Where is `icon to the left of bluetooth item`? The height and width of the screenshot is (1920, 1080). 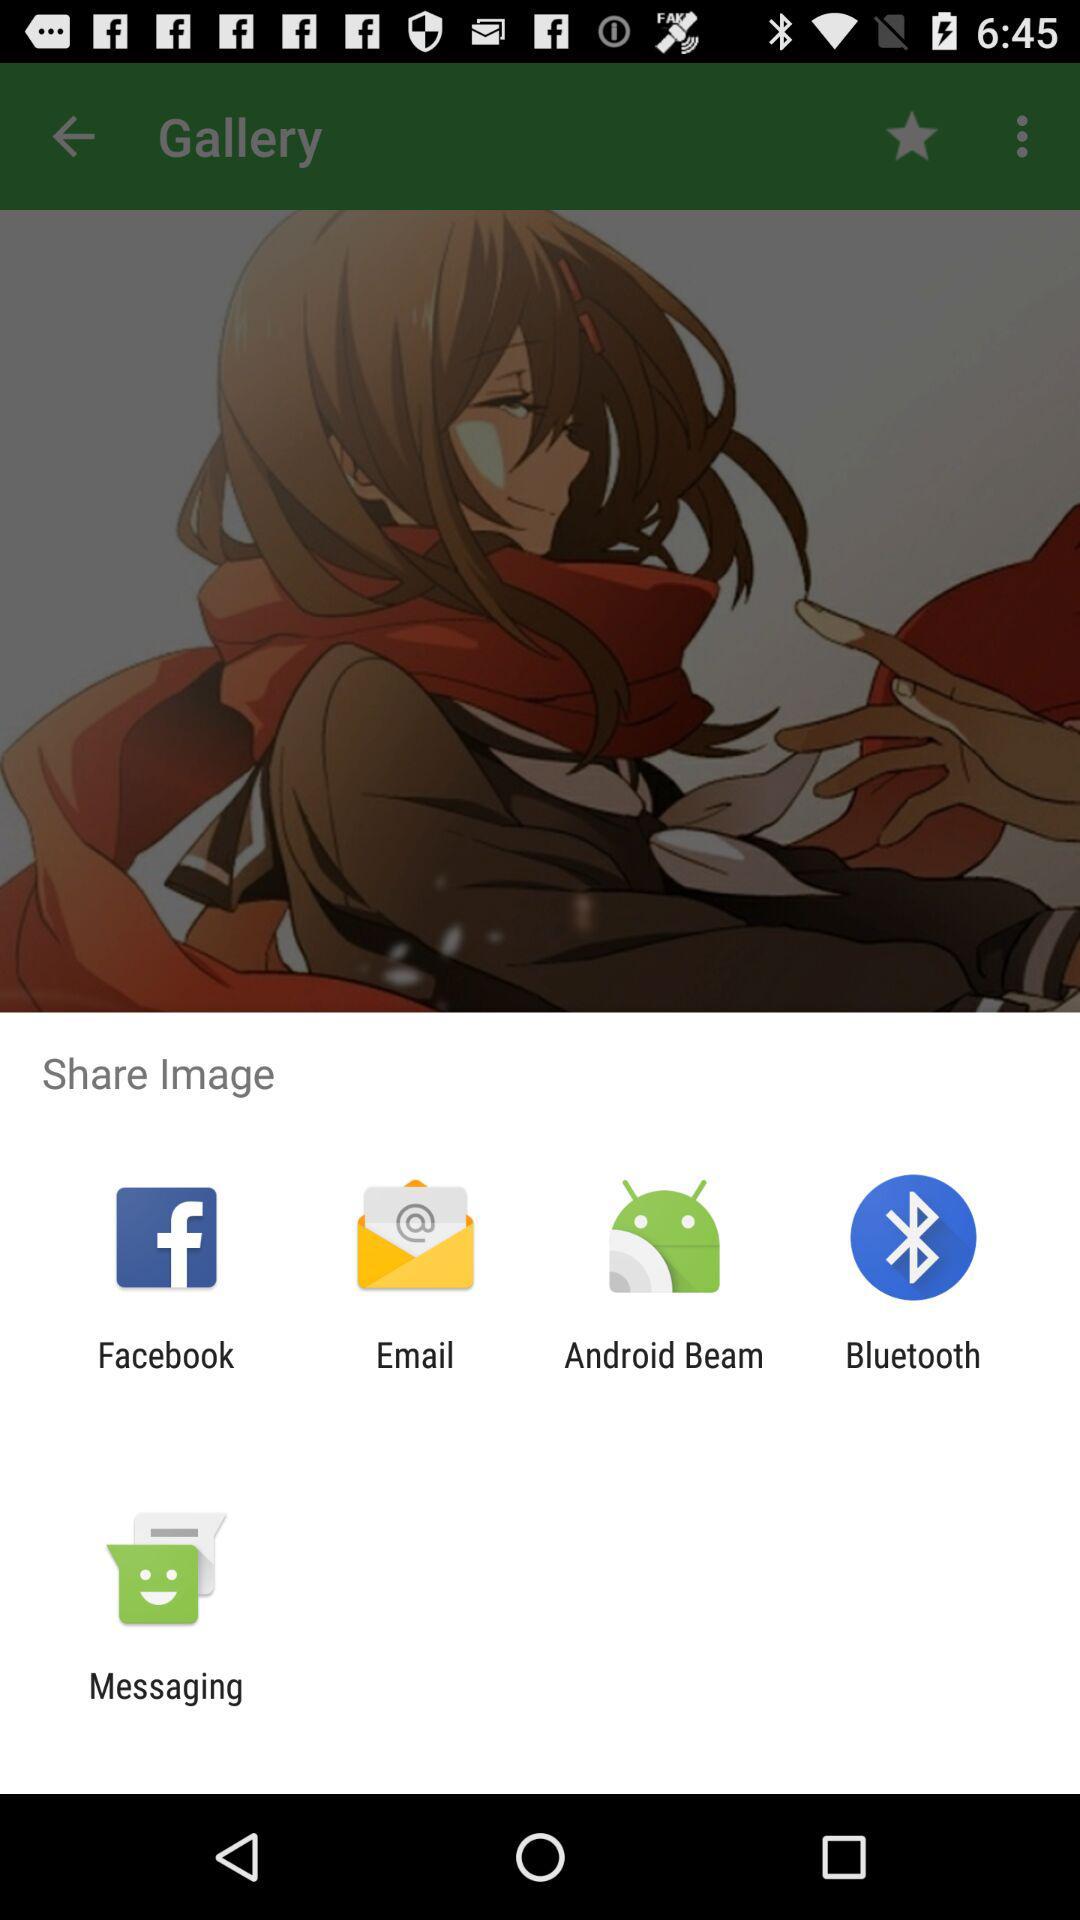
icon to the left of bluetooth item is located at coordinates (664, 1374).